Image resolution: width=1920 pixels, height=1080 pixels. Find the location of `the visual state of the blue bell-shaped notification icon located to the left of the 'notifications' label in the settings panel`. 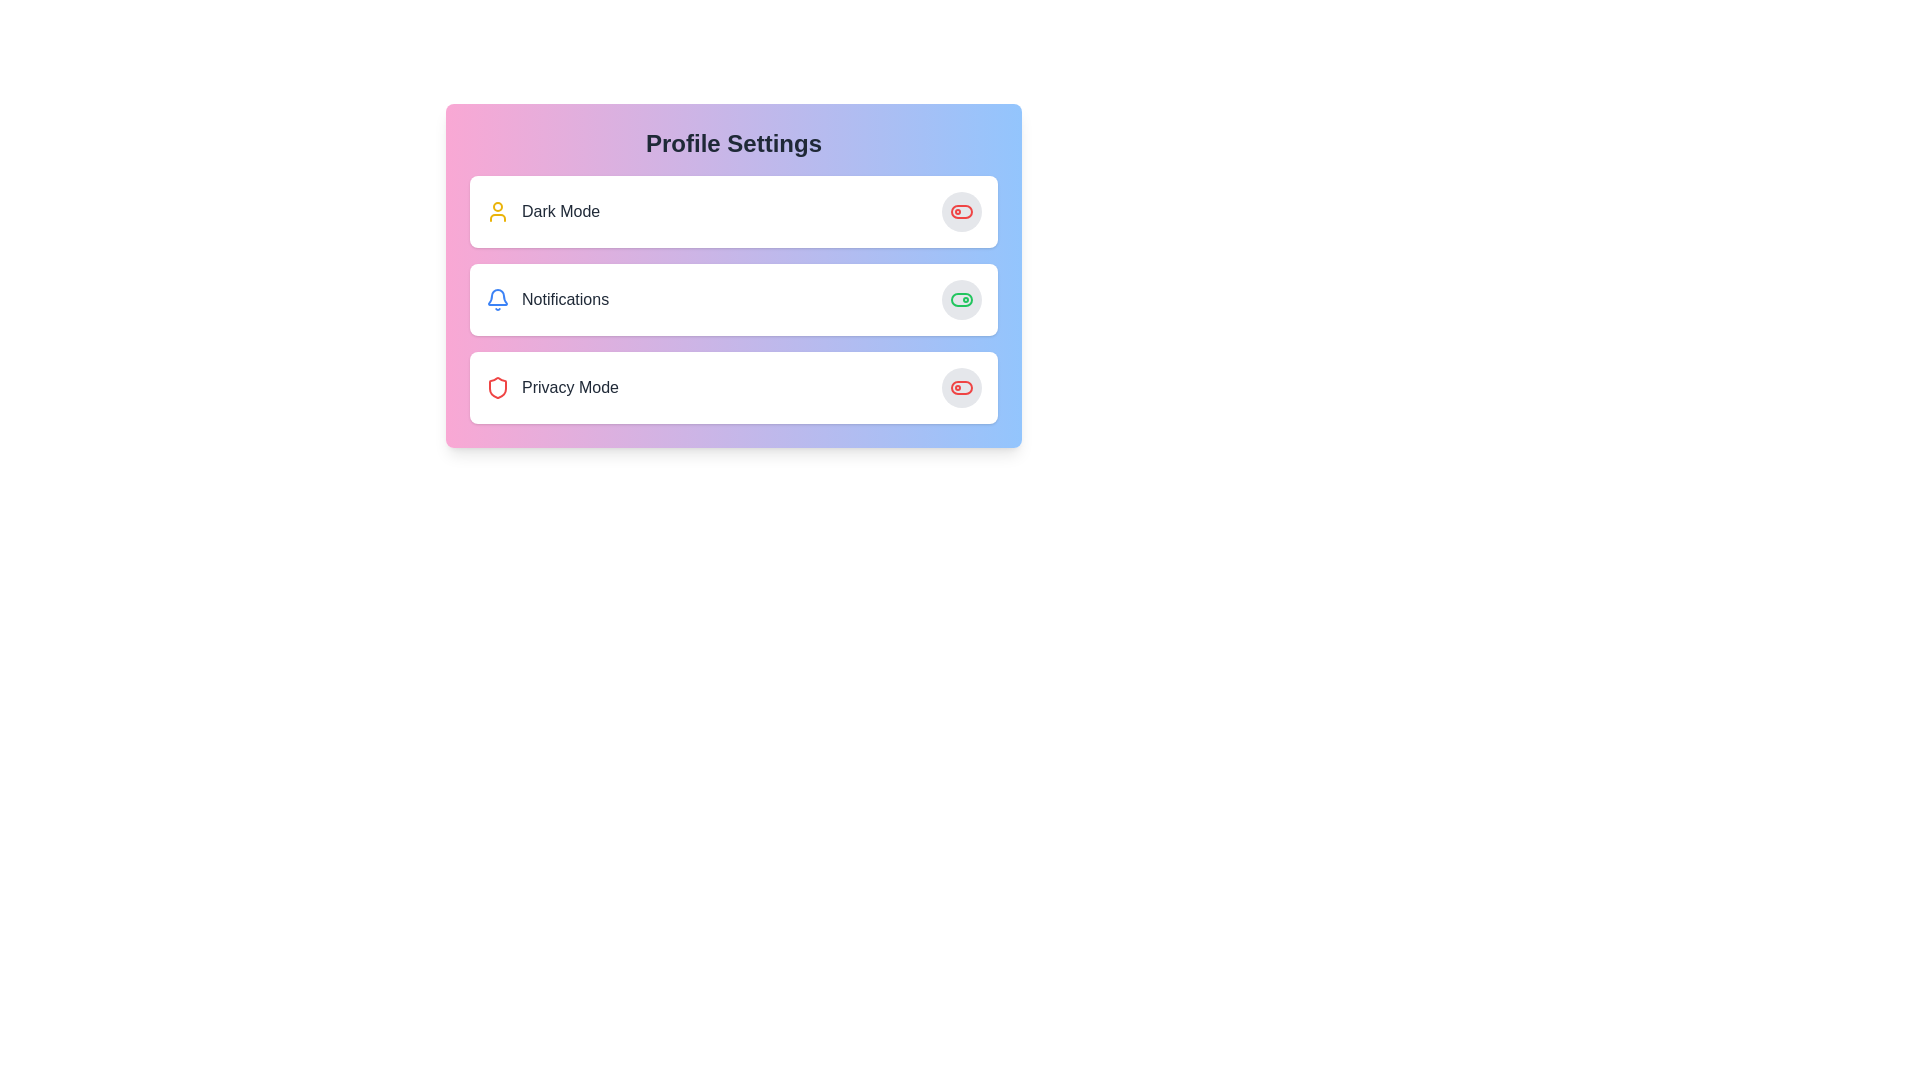

the visual state of the blue bell-shaped notification icon located to the left of the 'notifications' label in the settings panel is located at coordinates (498, 300).